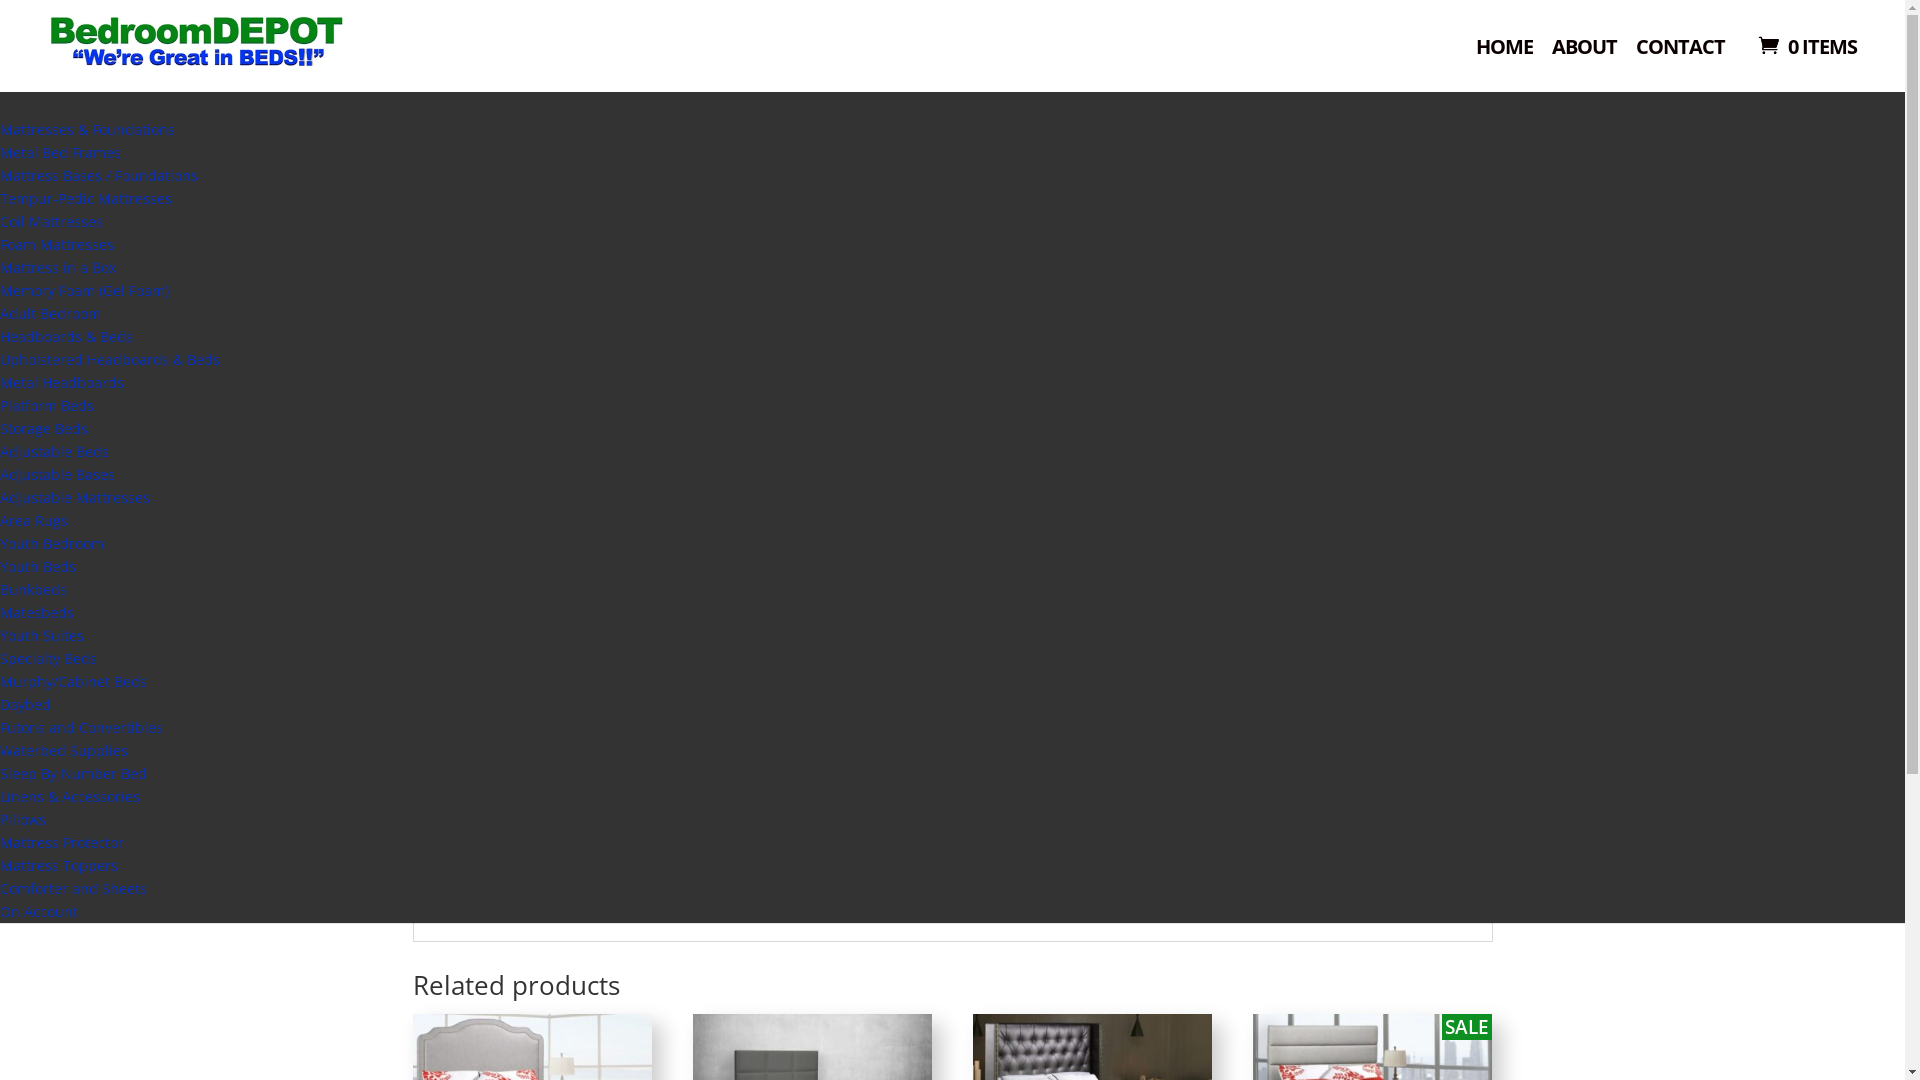 This screenshot has height=1080, width=1920. Describe the element at coordinates (0, 405) in the screenshot. I see `'Platform Beds'` at that location.